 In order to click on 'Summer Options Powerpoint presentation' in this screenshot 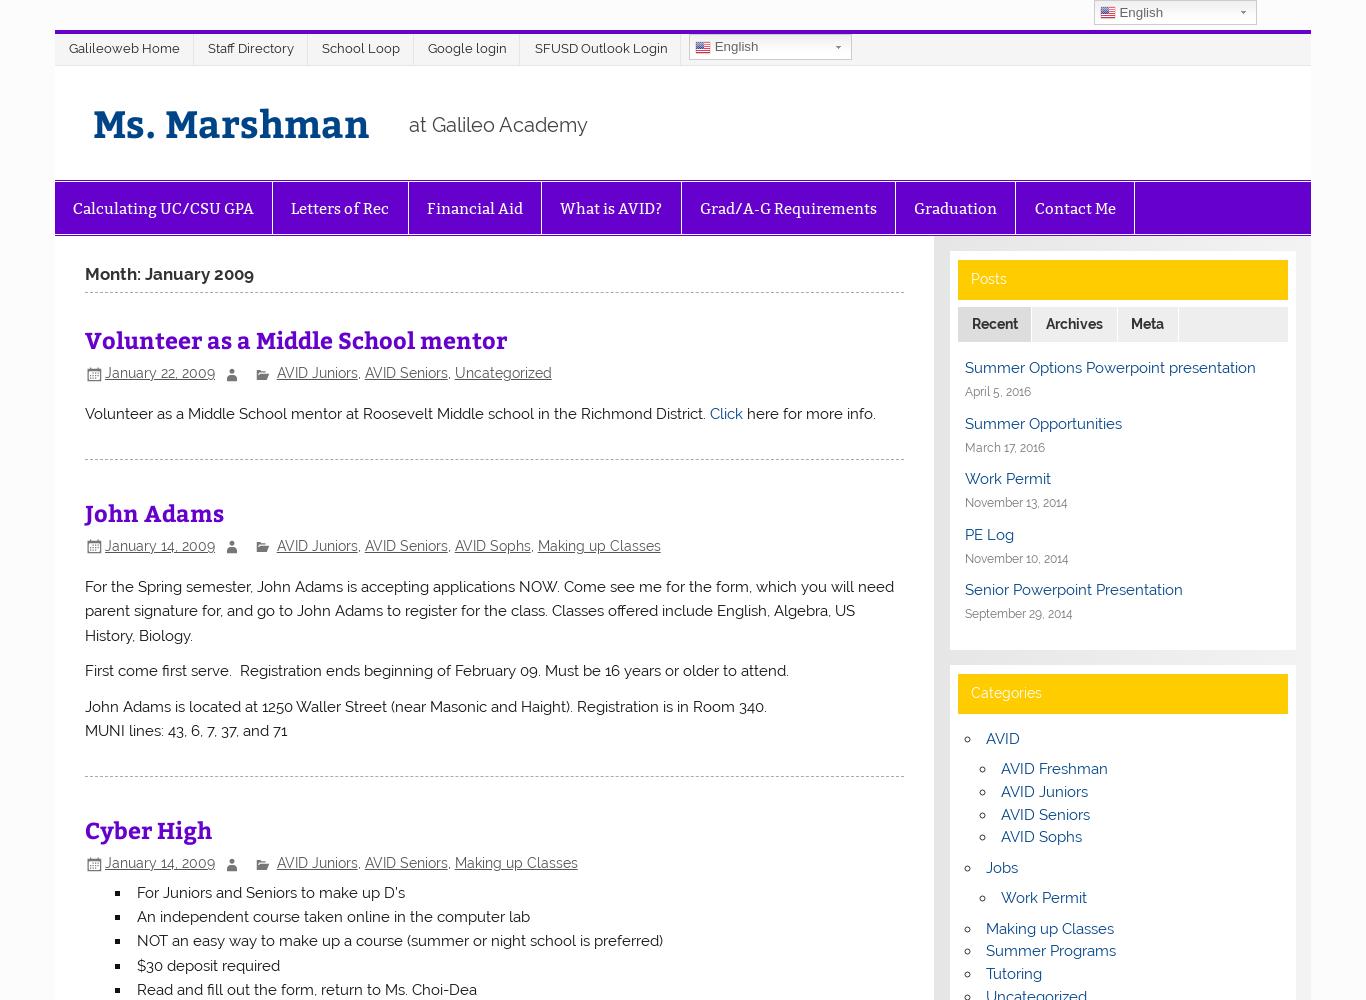, I will do `click(1108, 366)`.